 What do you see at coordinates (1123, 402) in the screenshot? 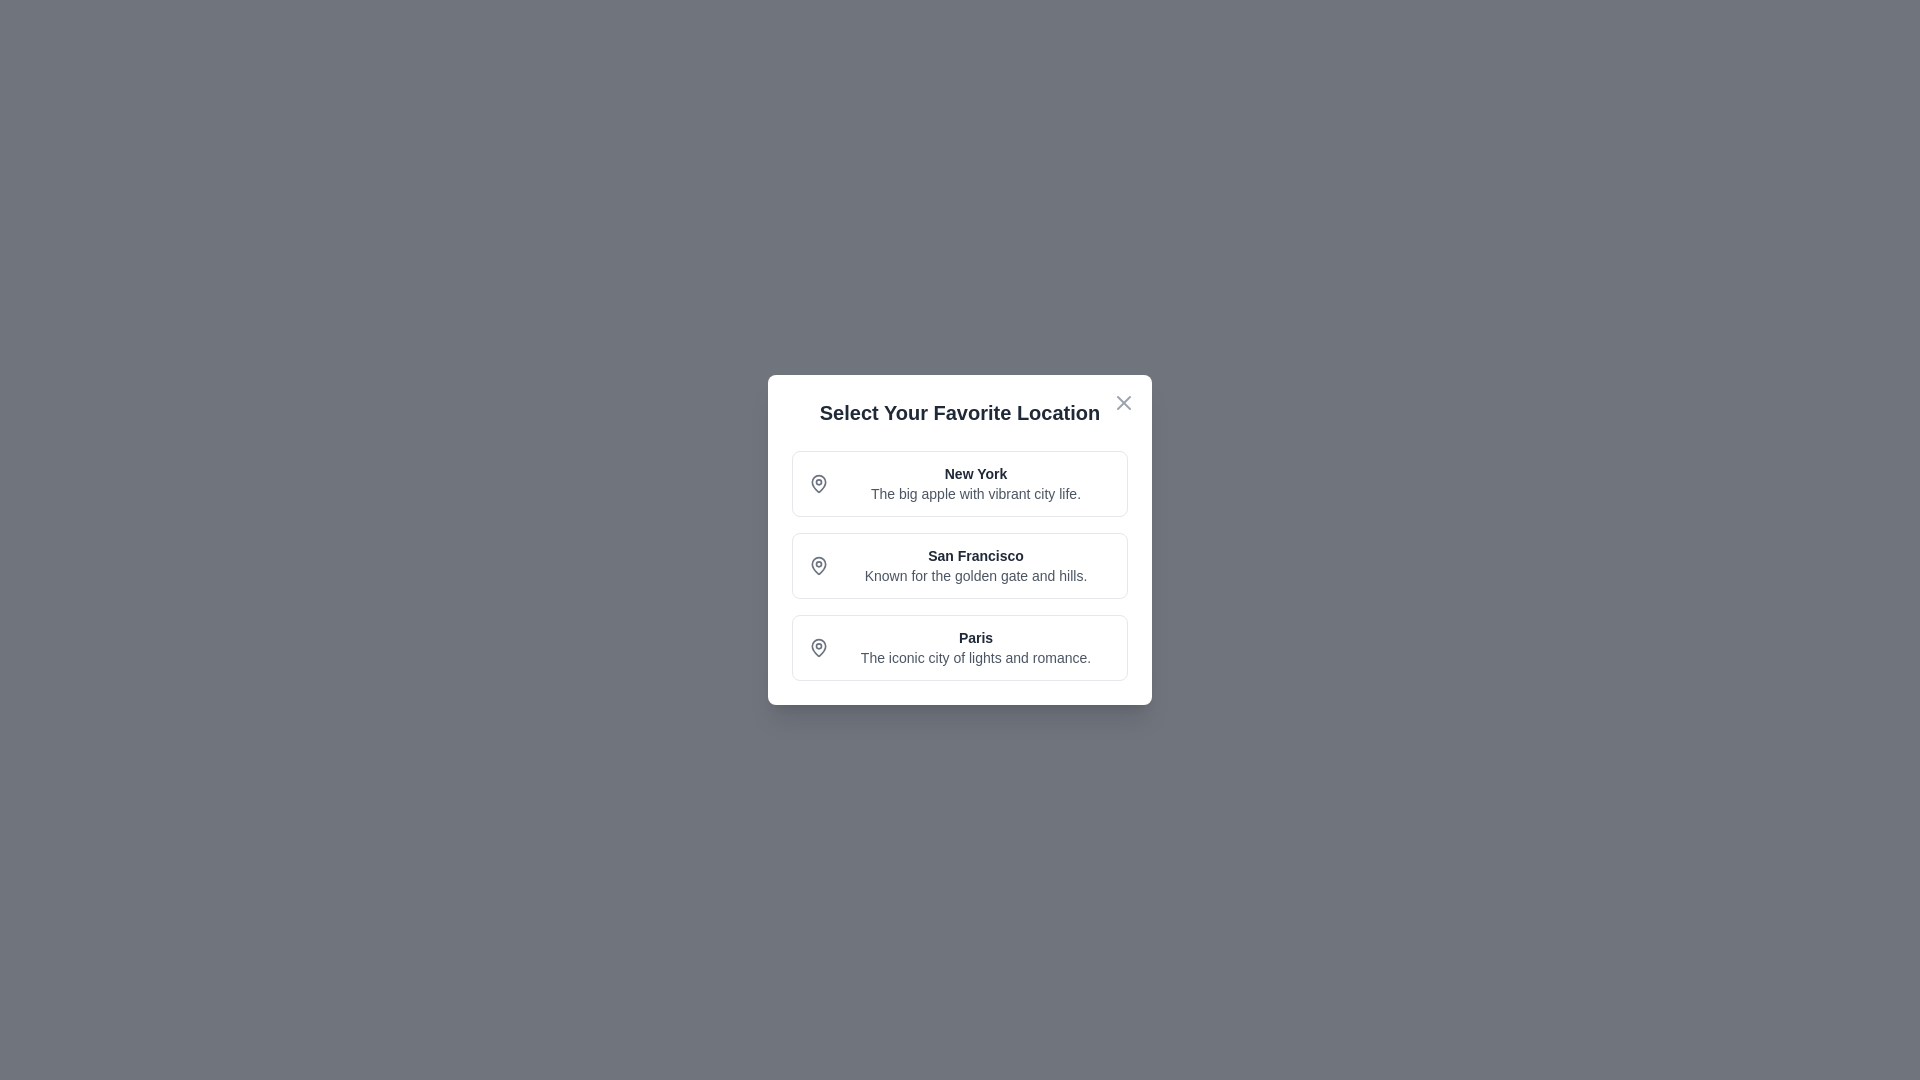
I see `the close button located at the top-right corner of the dialog box` at bounding box center [1123, 402].